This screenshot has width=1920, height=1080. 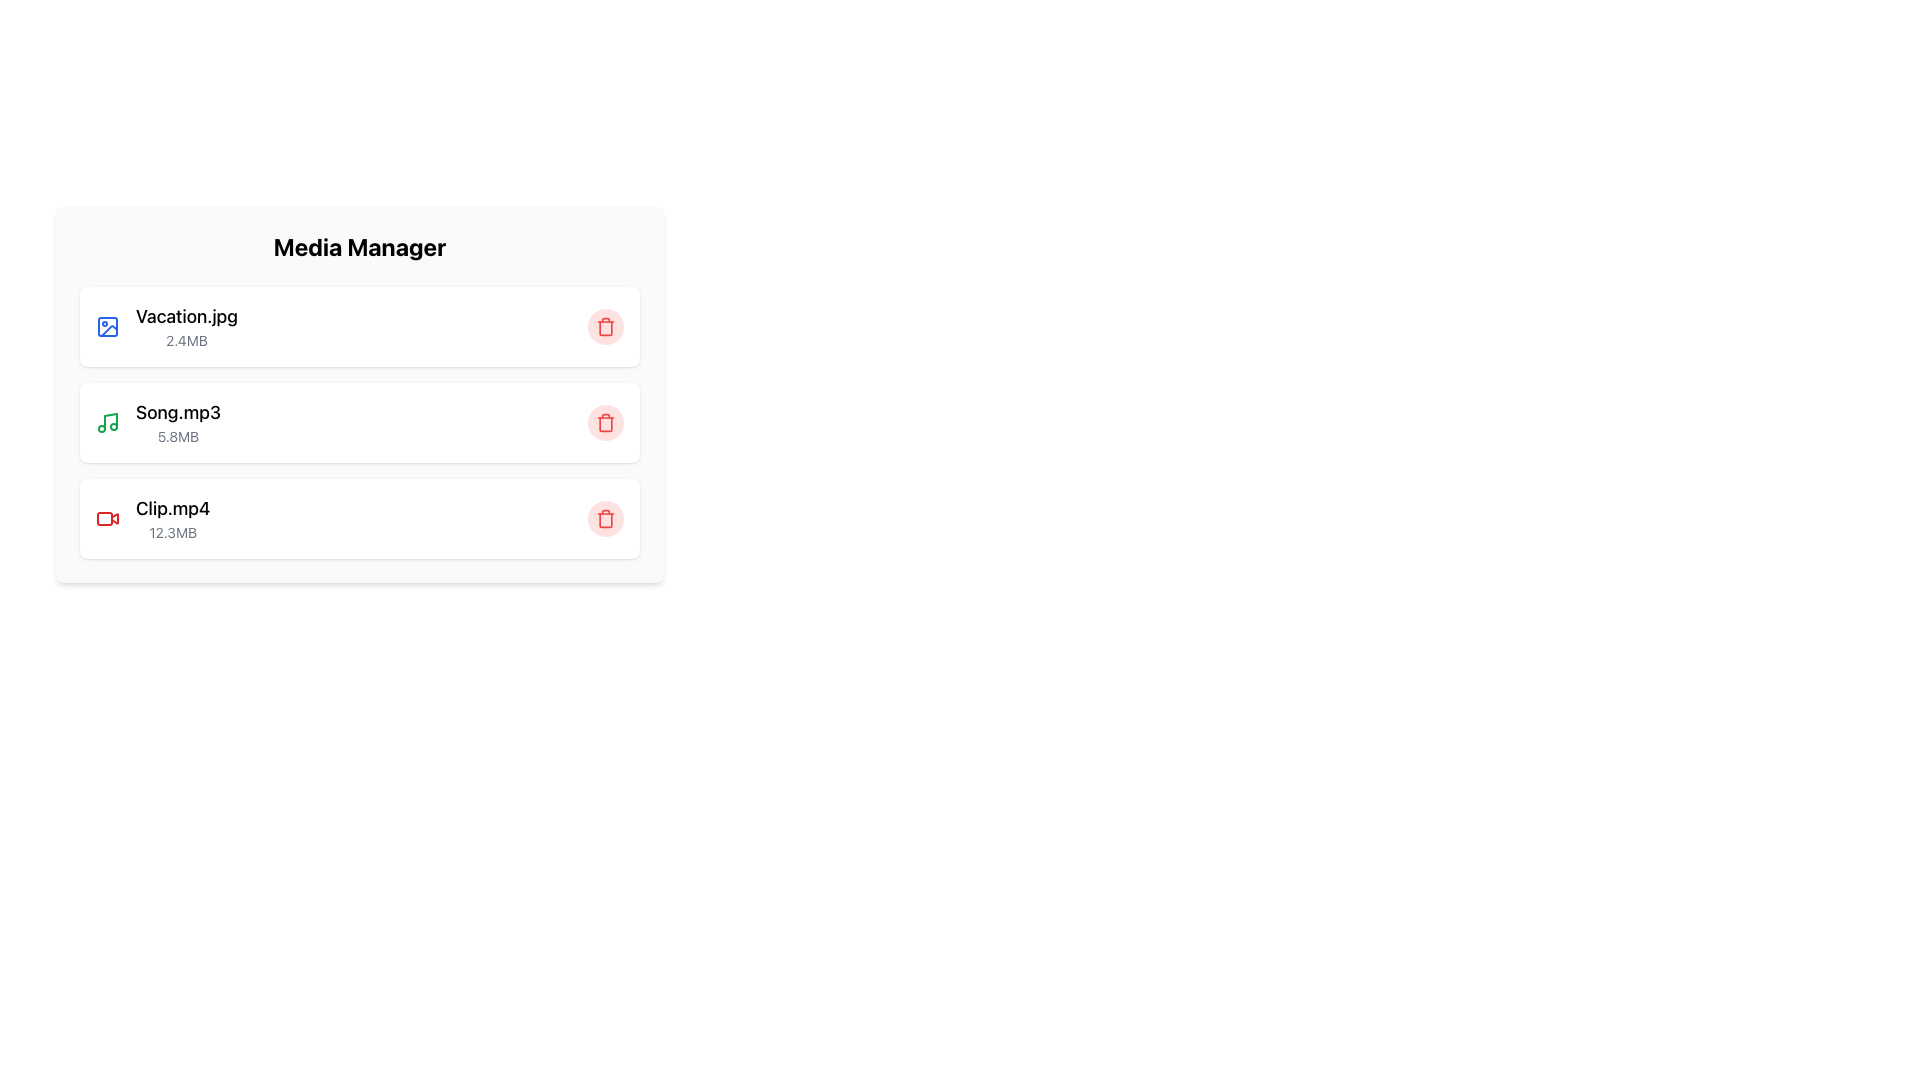 I want to click on the right-side icon associated with the 'Clip.mp4' entry in the media manager section, so click(x=114, y=516).